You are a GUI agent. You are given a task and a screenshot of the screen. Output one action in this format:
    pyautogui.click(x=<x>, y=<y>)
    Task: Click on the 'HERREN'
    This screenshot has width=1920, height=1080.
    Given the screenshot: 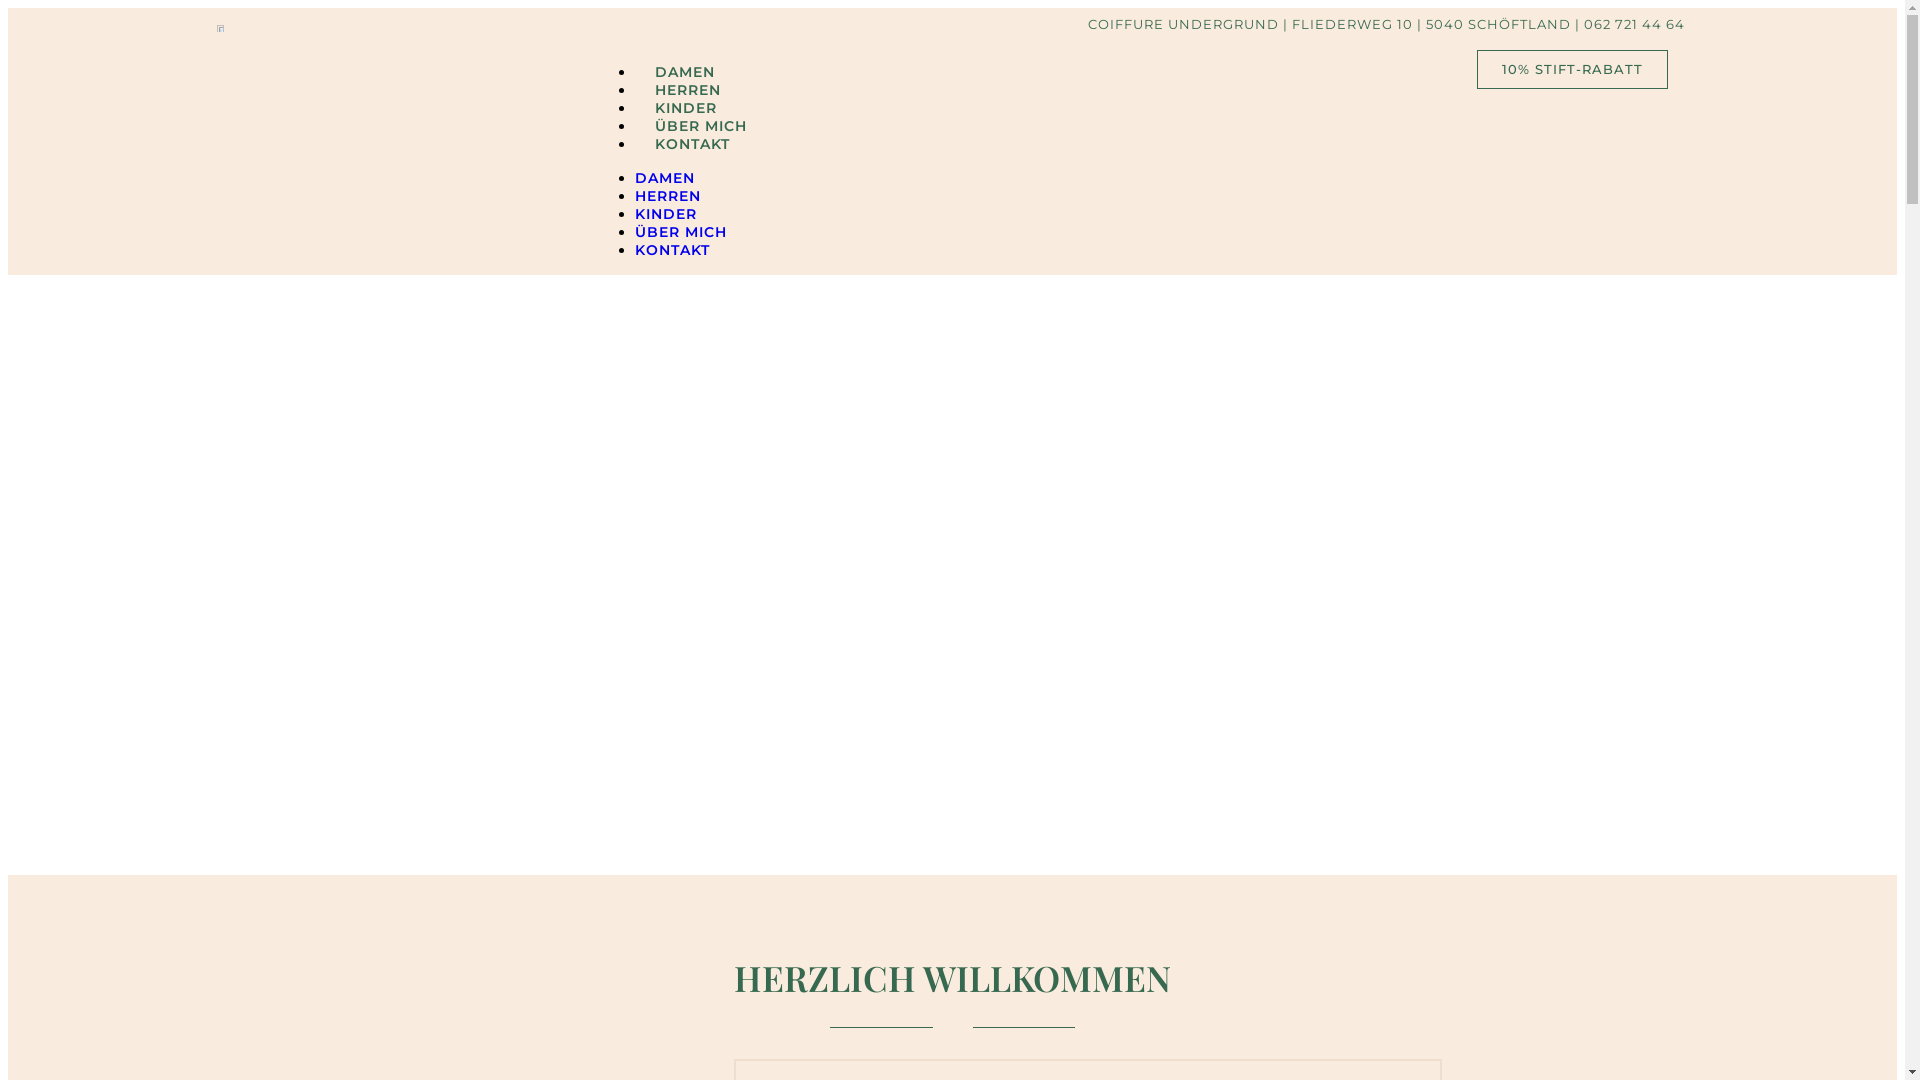 What is the action you would take?
    pyautogui.click(x=687, y=88)
    